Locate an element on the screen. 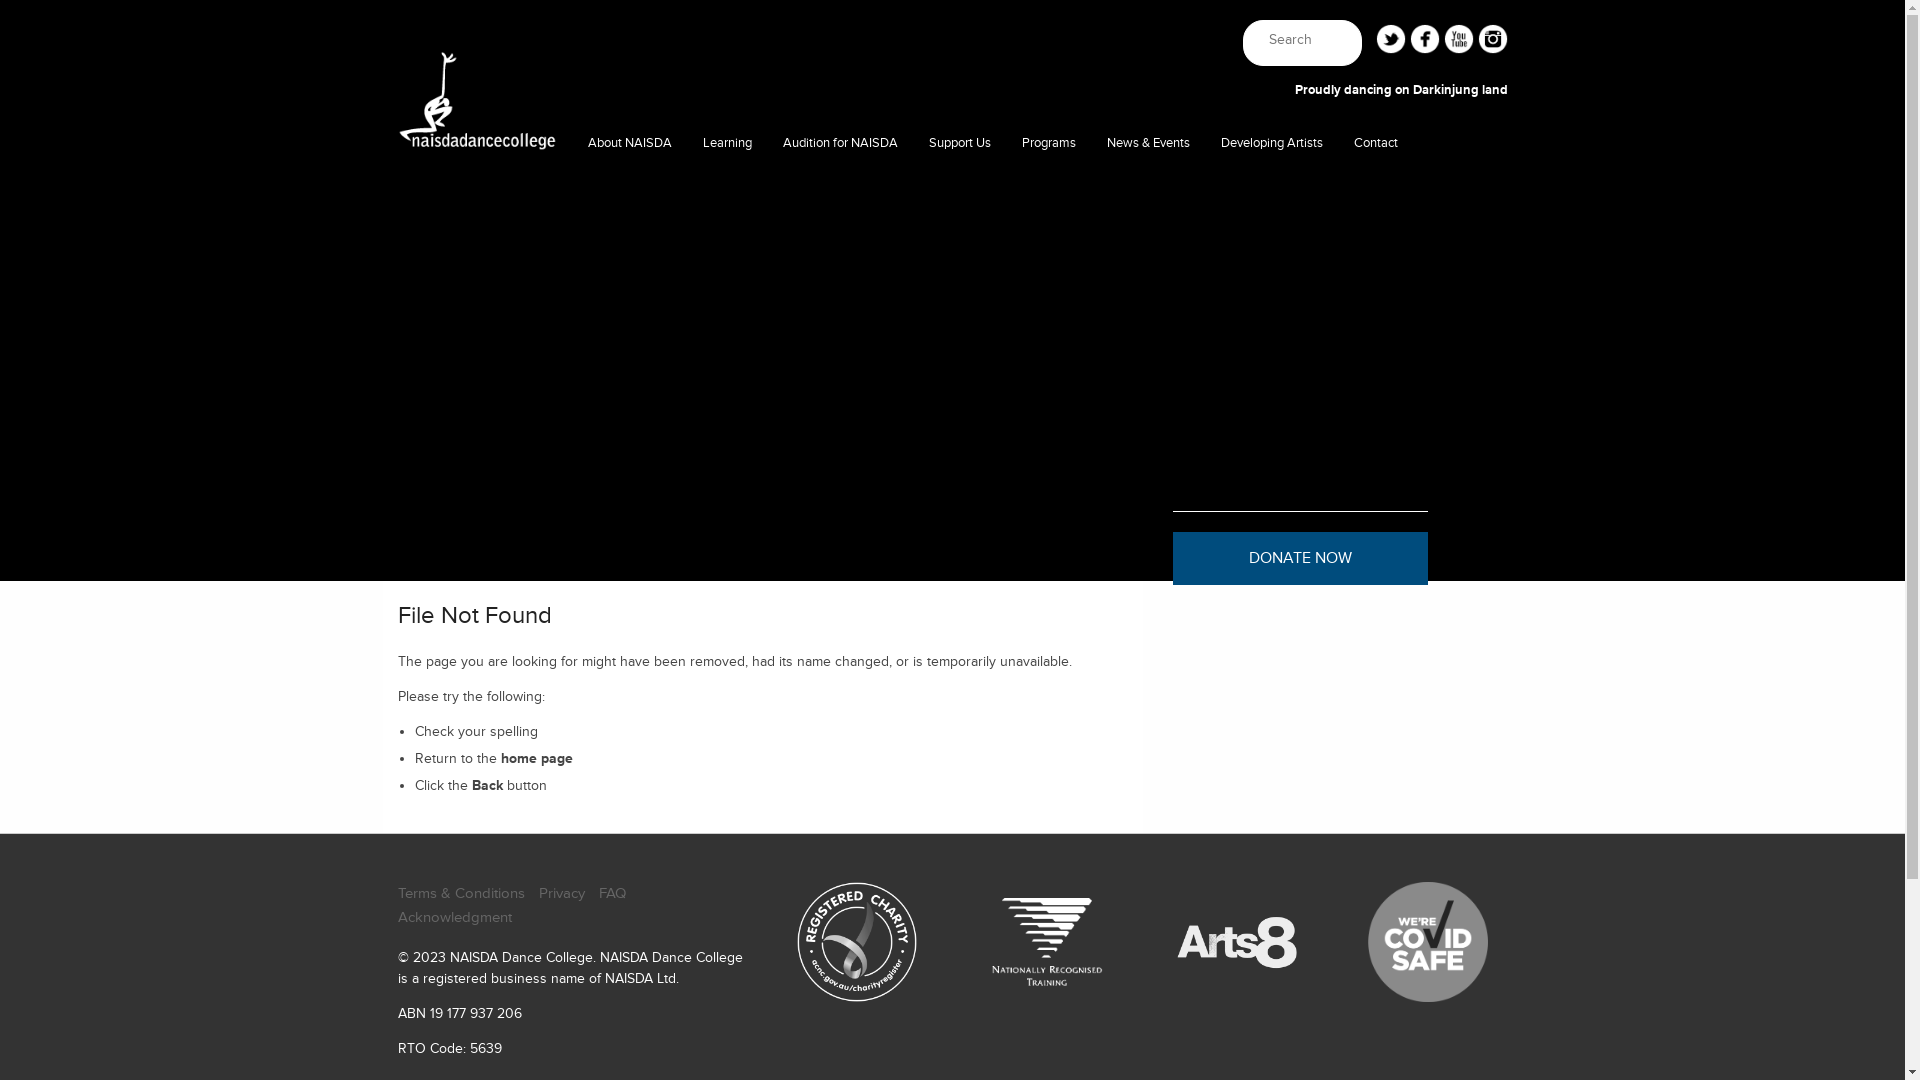 The height and width of the screenshot is (1080, 1920). 'Instagram' is located at coordinates (1478, 38).